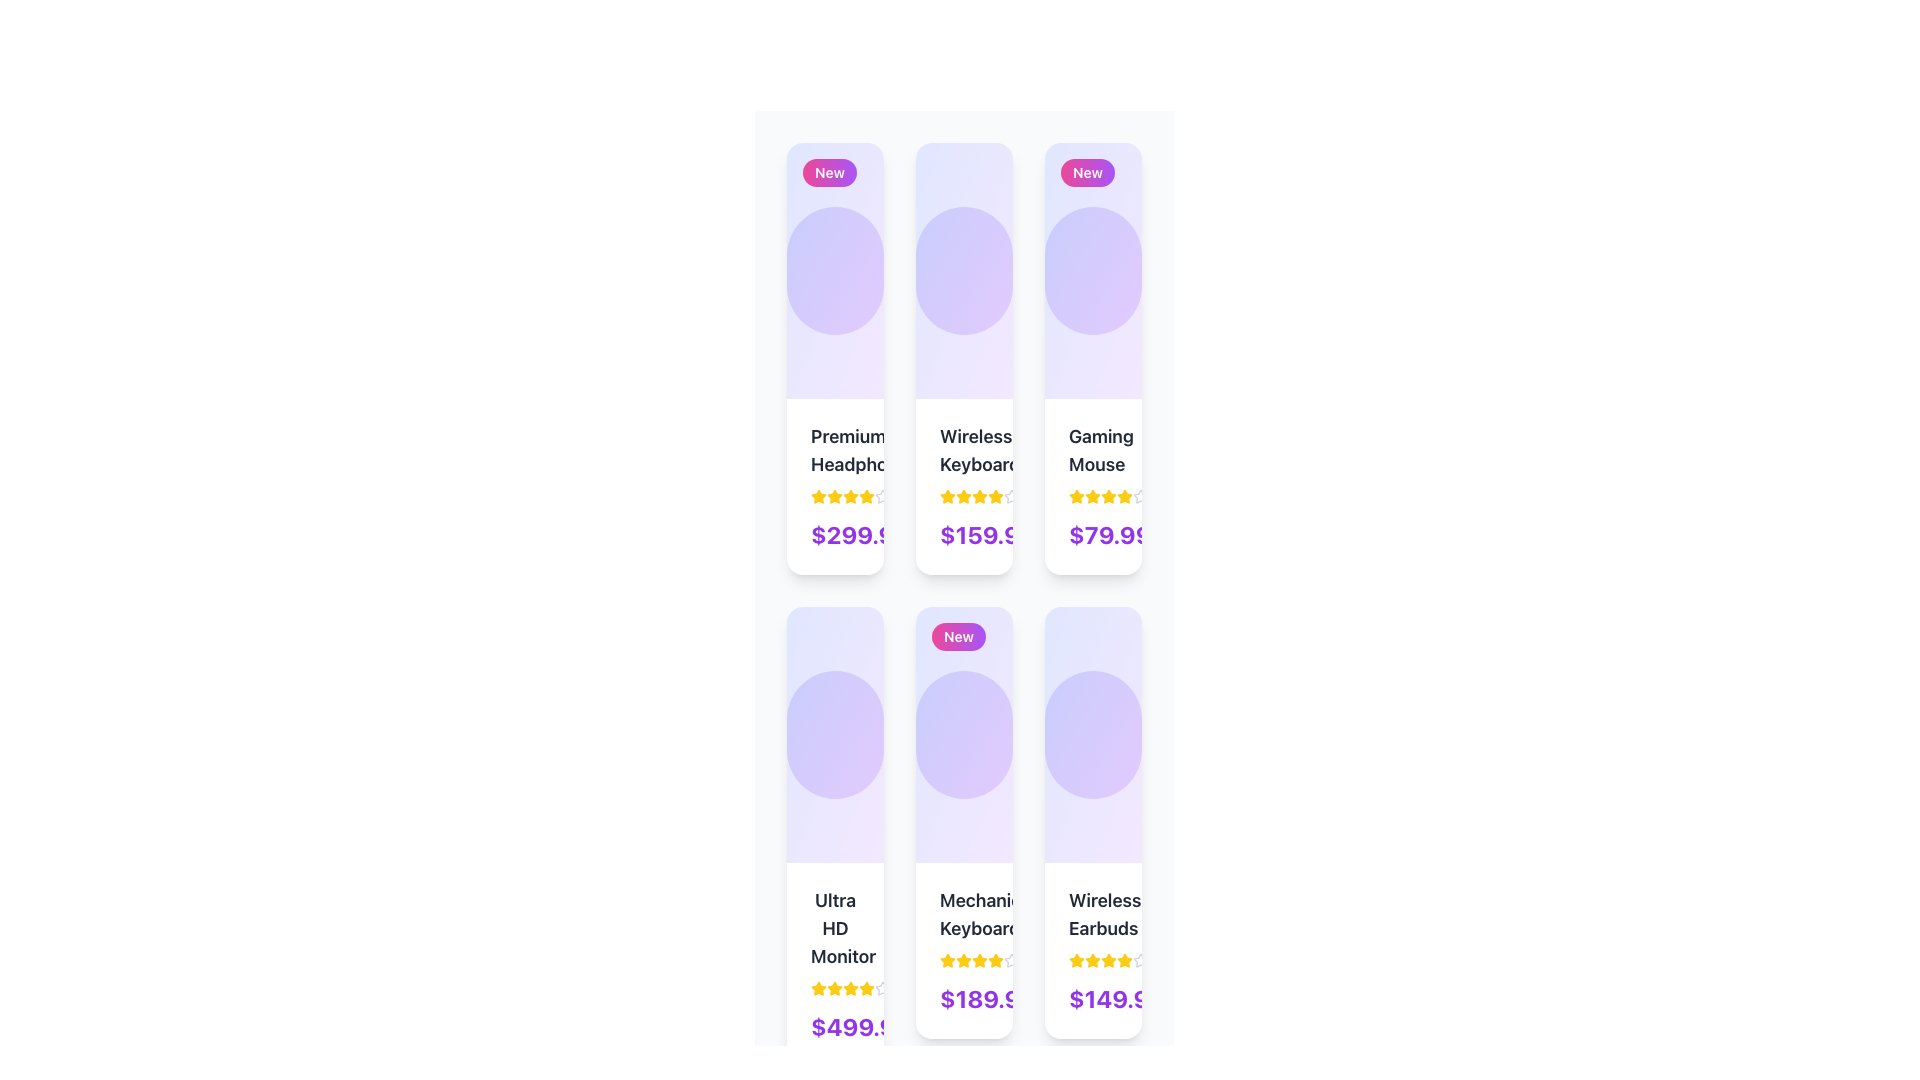 The height and width of the screenshot is (1080, 1920). What do you see at coordinates (894, 270) in the screenshot?
I see `the heart-shaped SVG icon that serves as a 'favorite' or 'like' button for the Wireless Keyboard product card, located centrally within the second card in the top row` at bounding box center [894, 270].